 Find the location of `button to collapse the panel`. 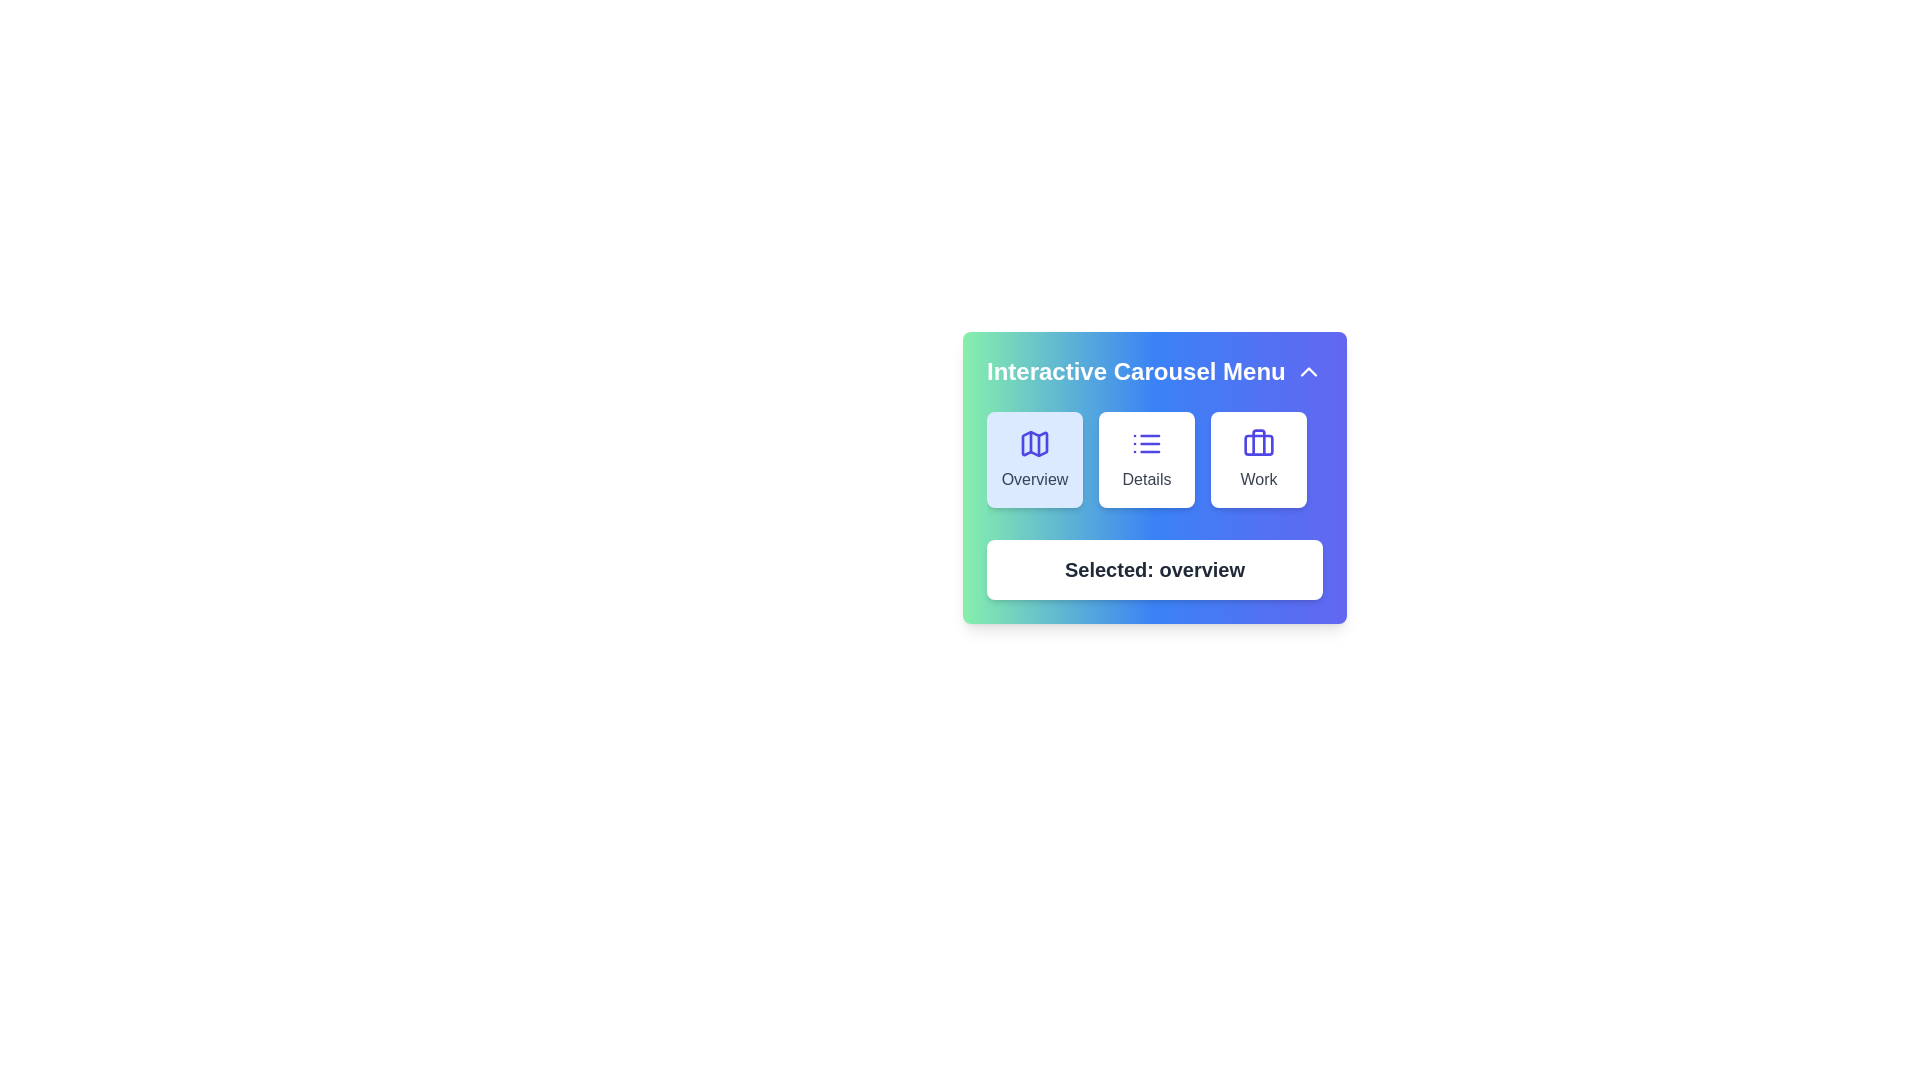

button to collapse the panel is located at coordinates (1309, 371).